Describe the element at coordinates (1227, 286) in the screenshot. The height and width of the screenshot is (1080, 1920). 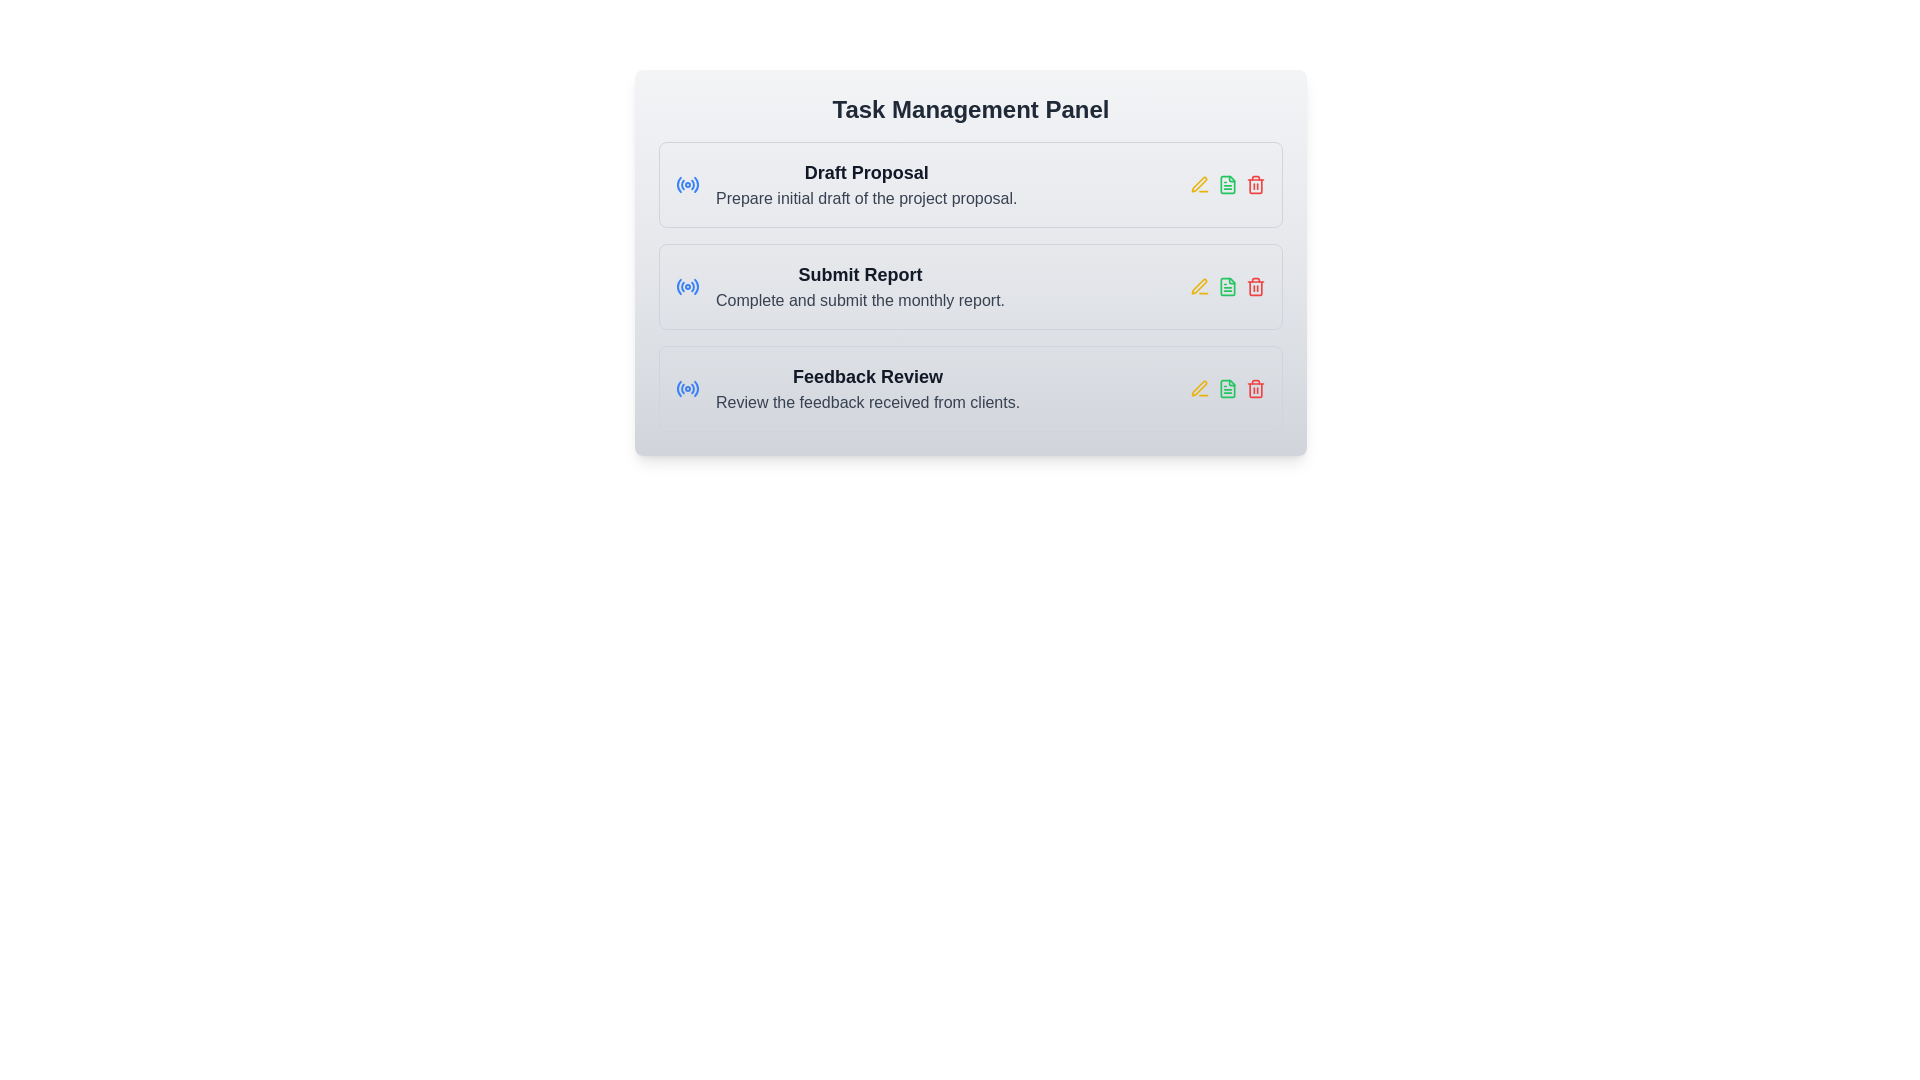
I see `the green-tinted document icon in the third row of task items` at that location.